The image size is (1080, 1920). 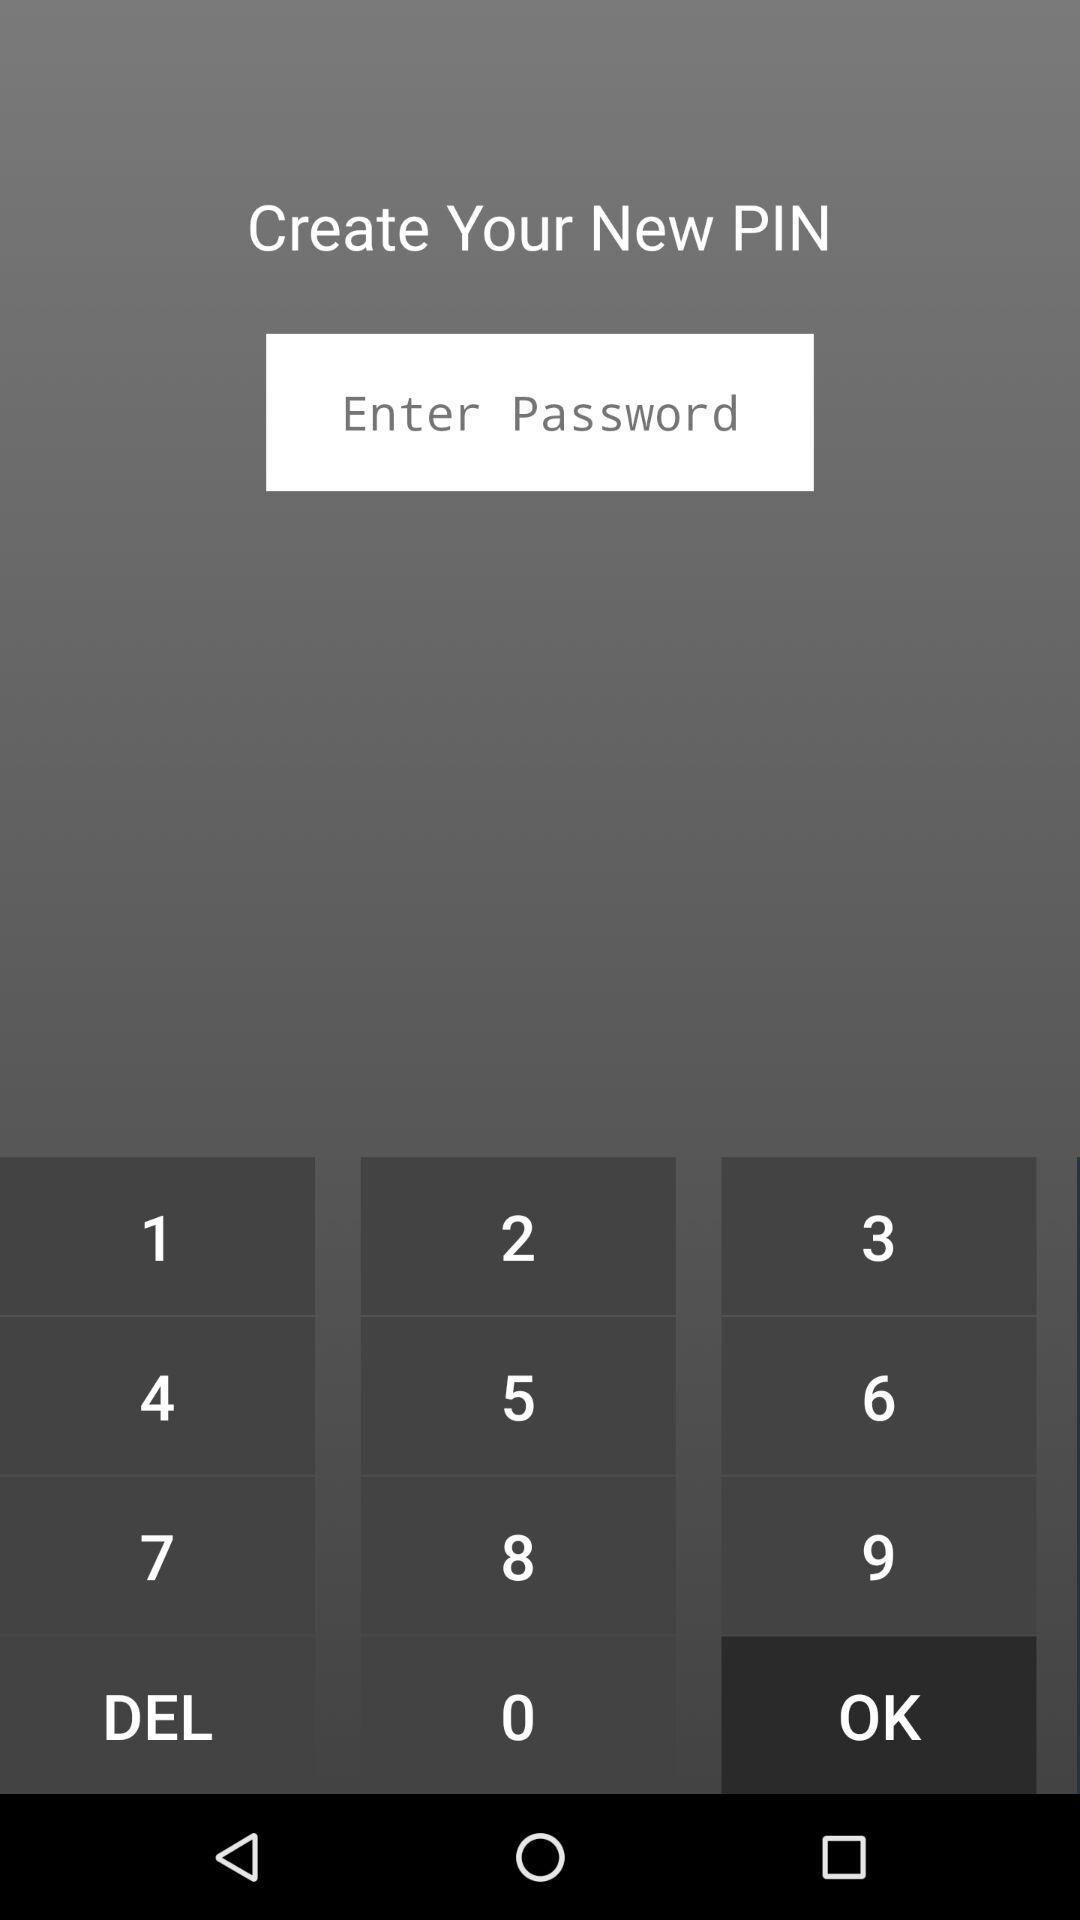 What do you see at coordinates (517, 1235) in the screenshot?
I see `2 item` at bounding box center [517, 1235].